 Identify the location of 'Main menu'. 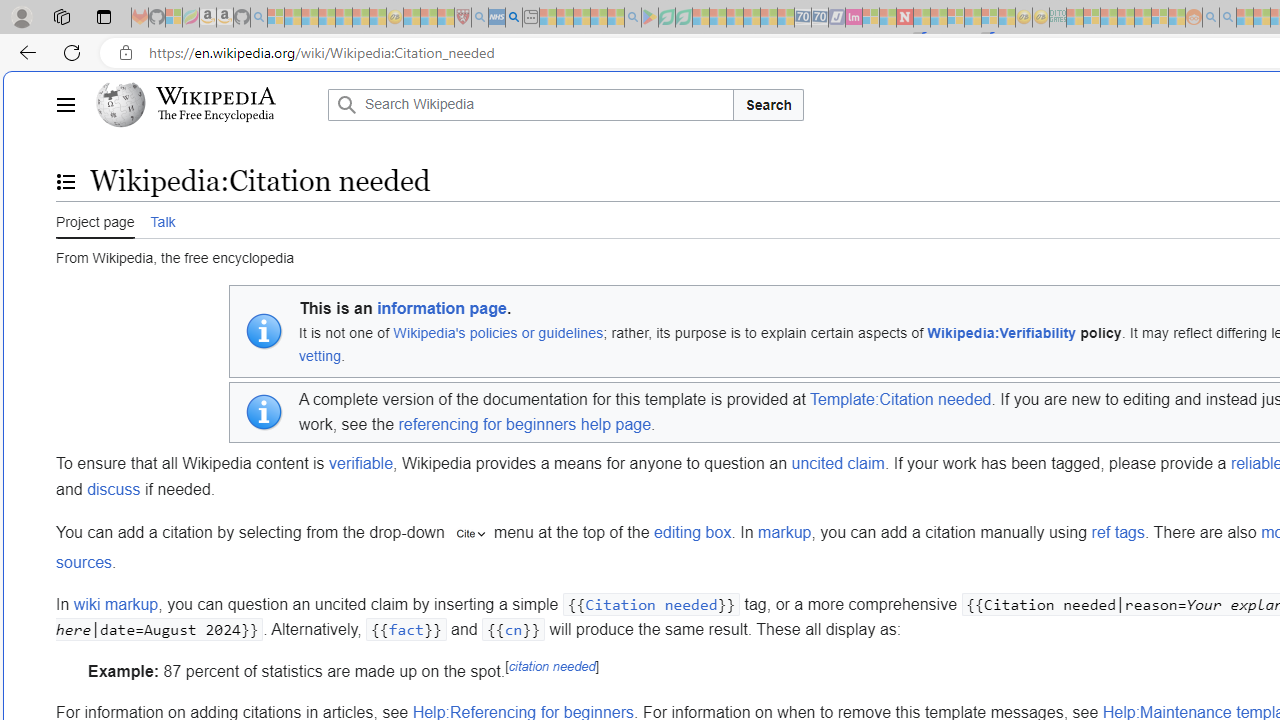
(65, 105).